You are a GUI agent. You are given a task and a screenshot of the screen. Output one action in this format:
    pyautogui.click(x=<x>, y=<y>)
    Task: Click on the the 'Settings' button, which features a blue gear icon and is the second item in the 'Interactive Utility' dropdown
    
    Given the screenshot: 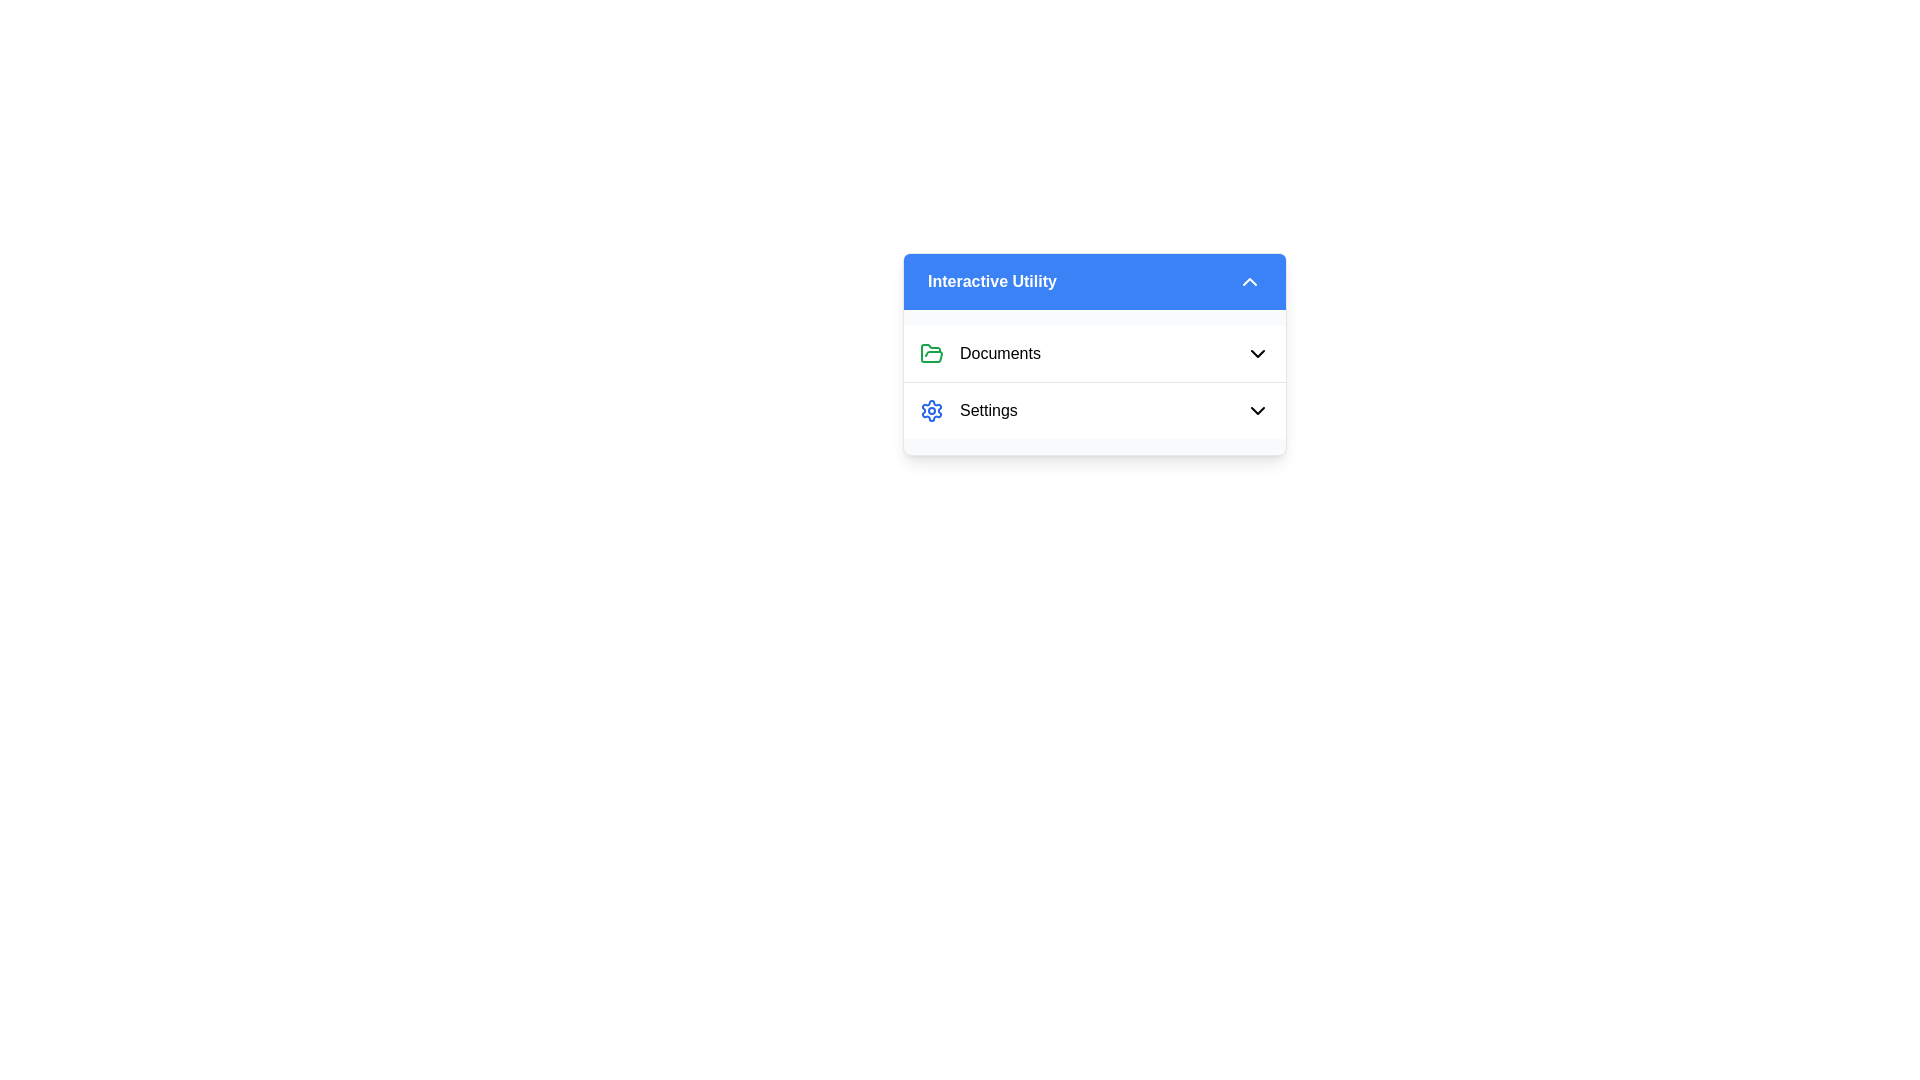 What is the action you would take?
    pyautogui.click(x=968, y=410)
    